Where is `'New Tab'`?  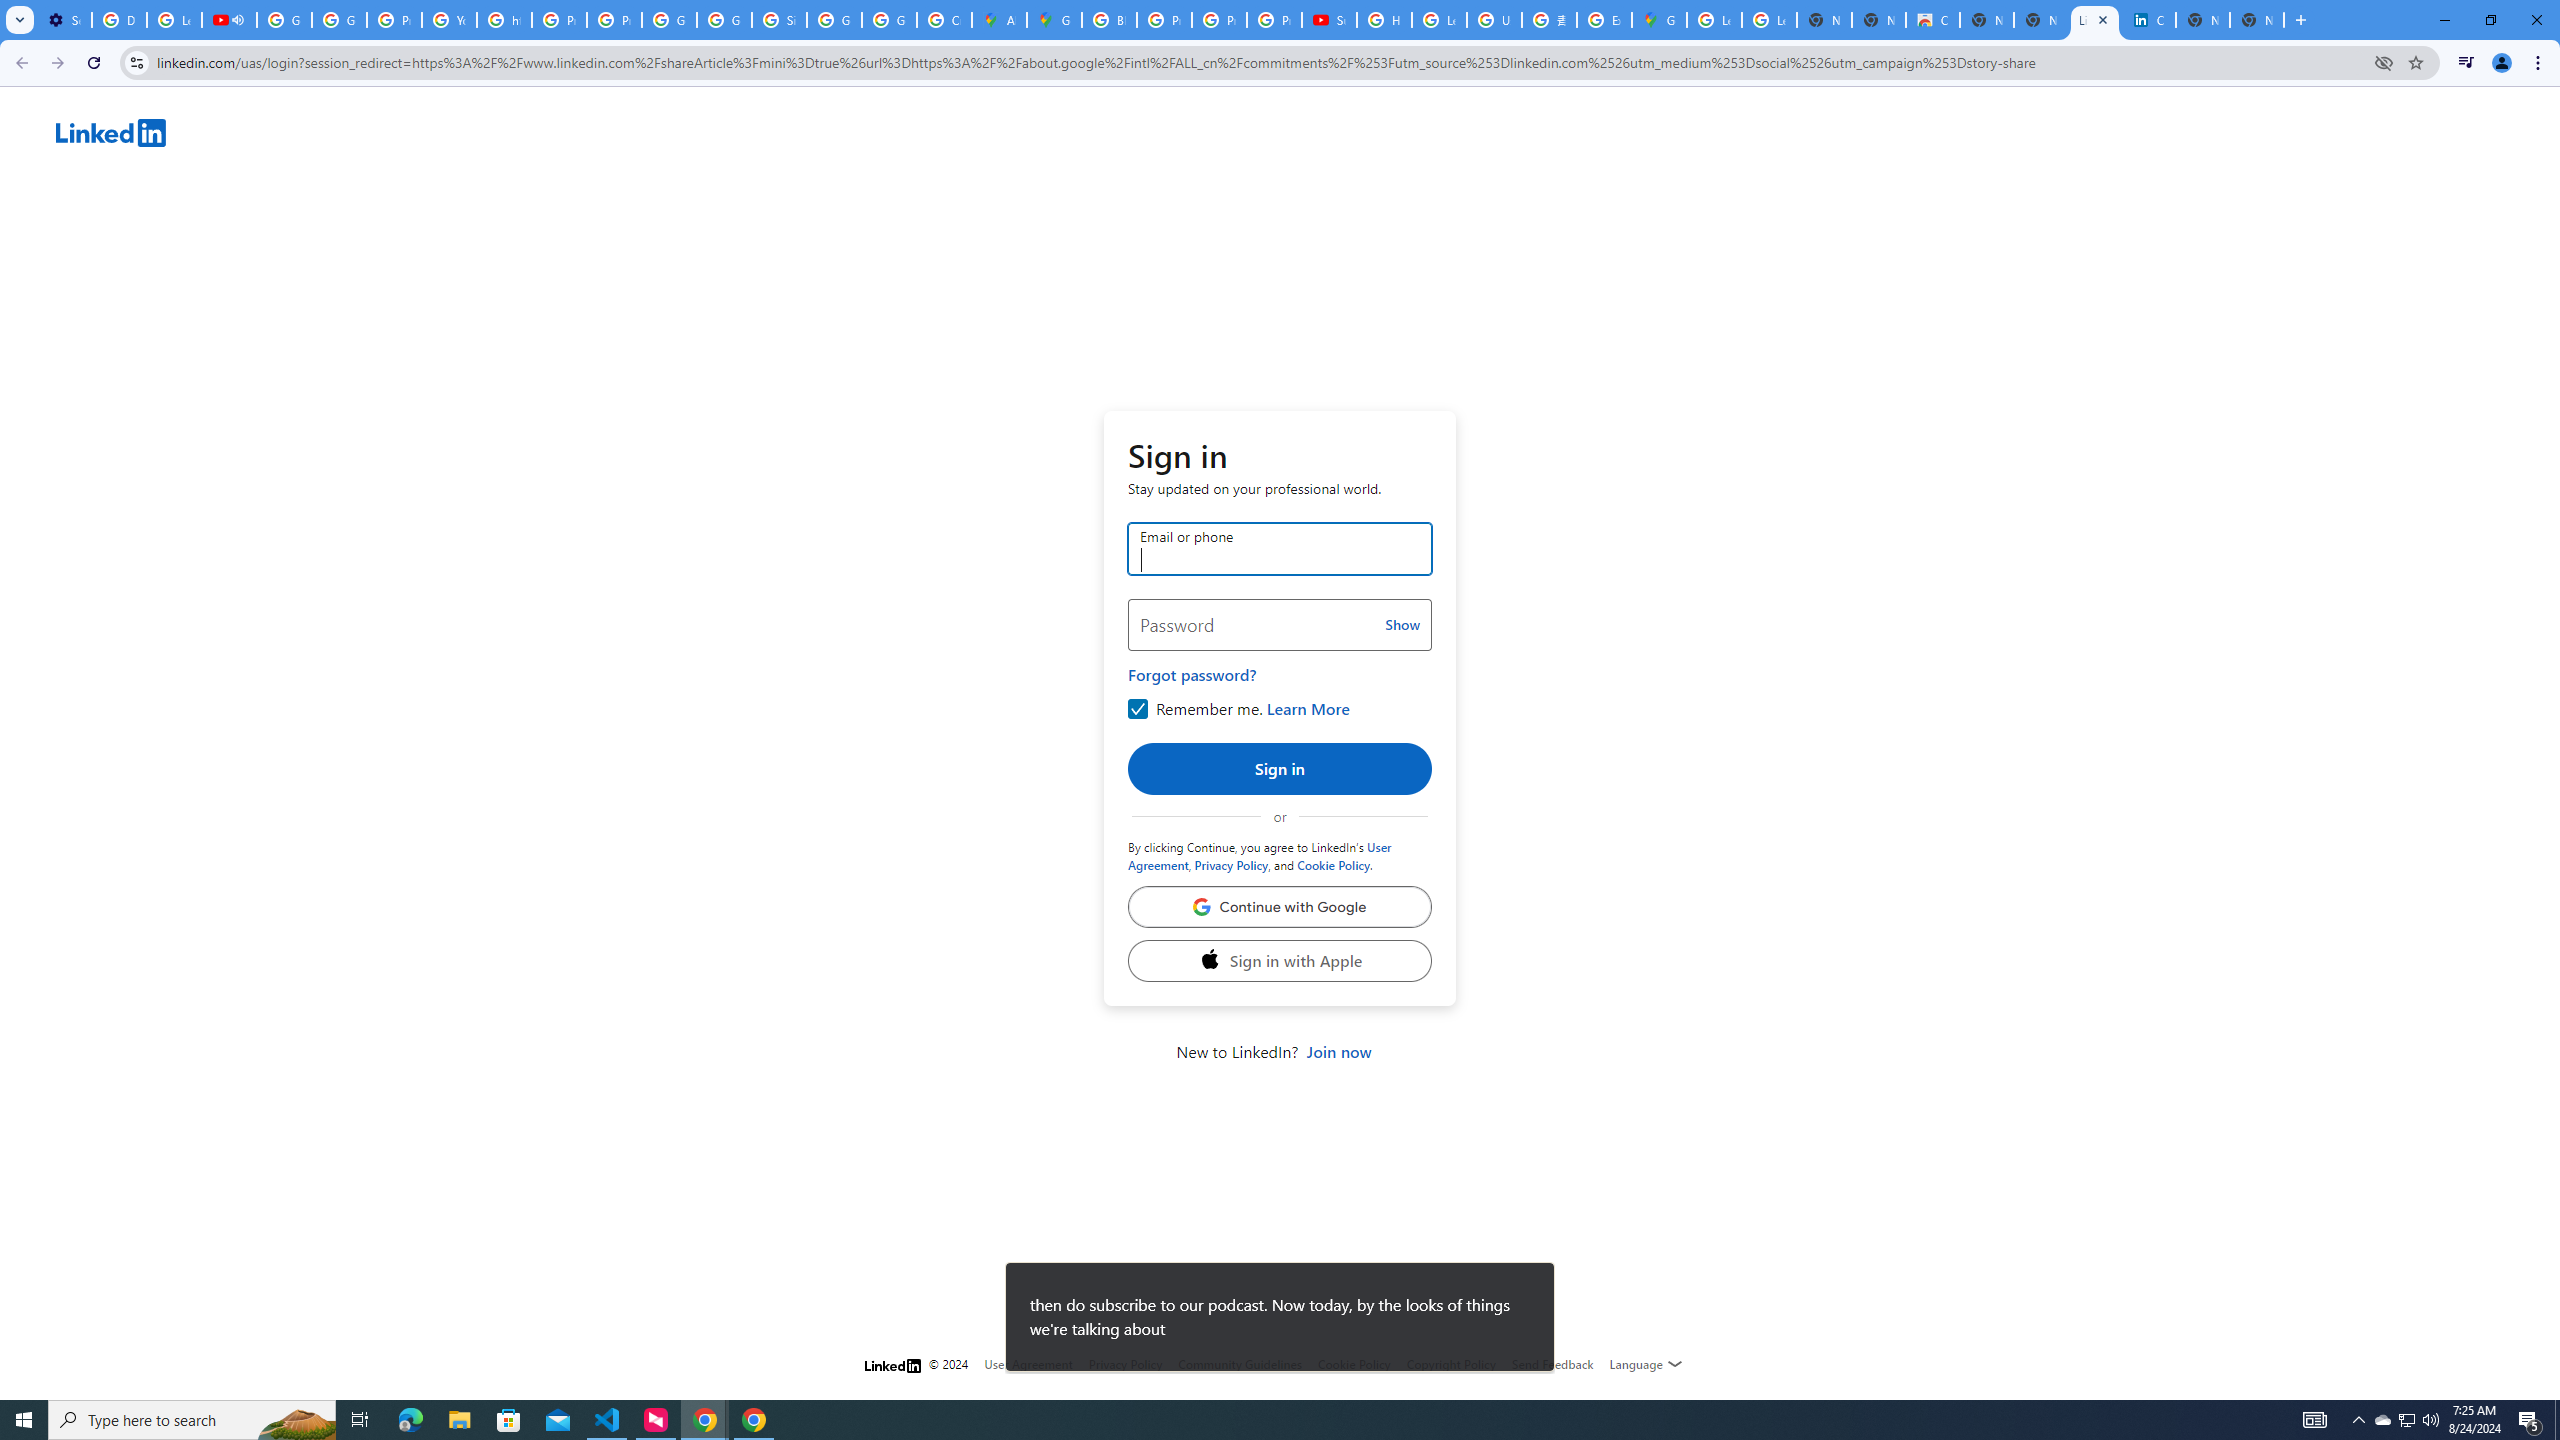
'New Tab' is located at coordinates (2257, 19).